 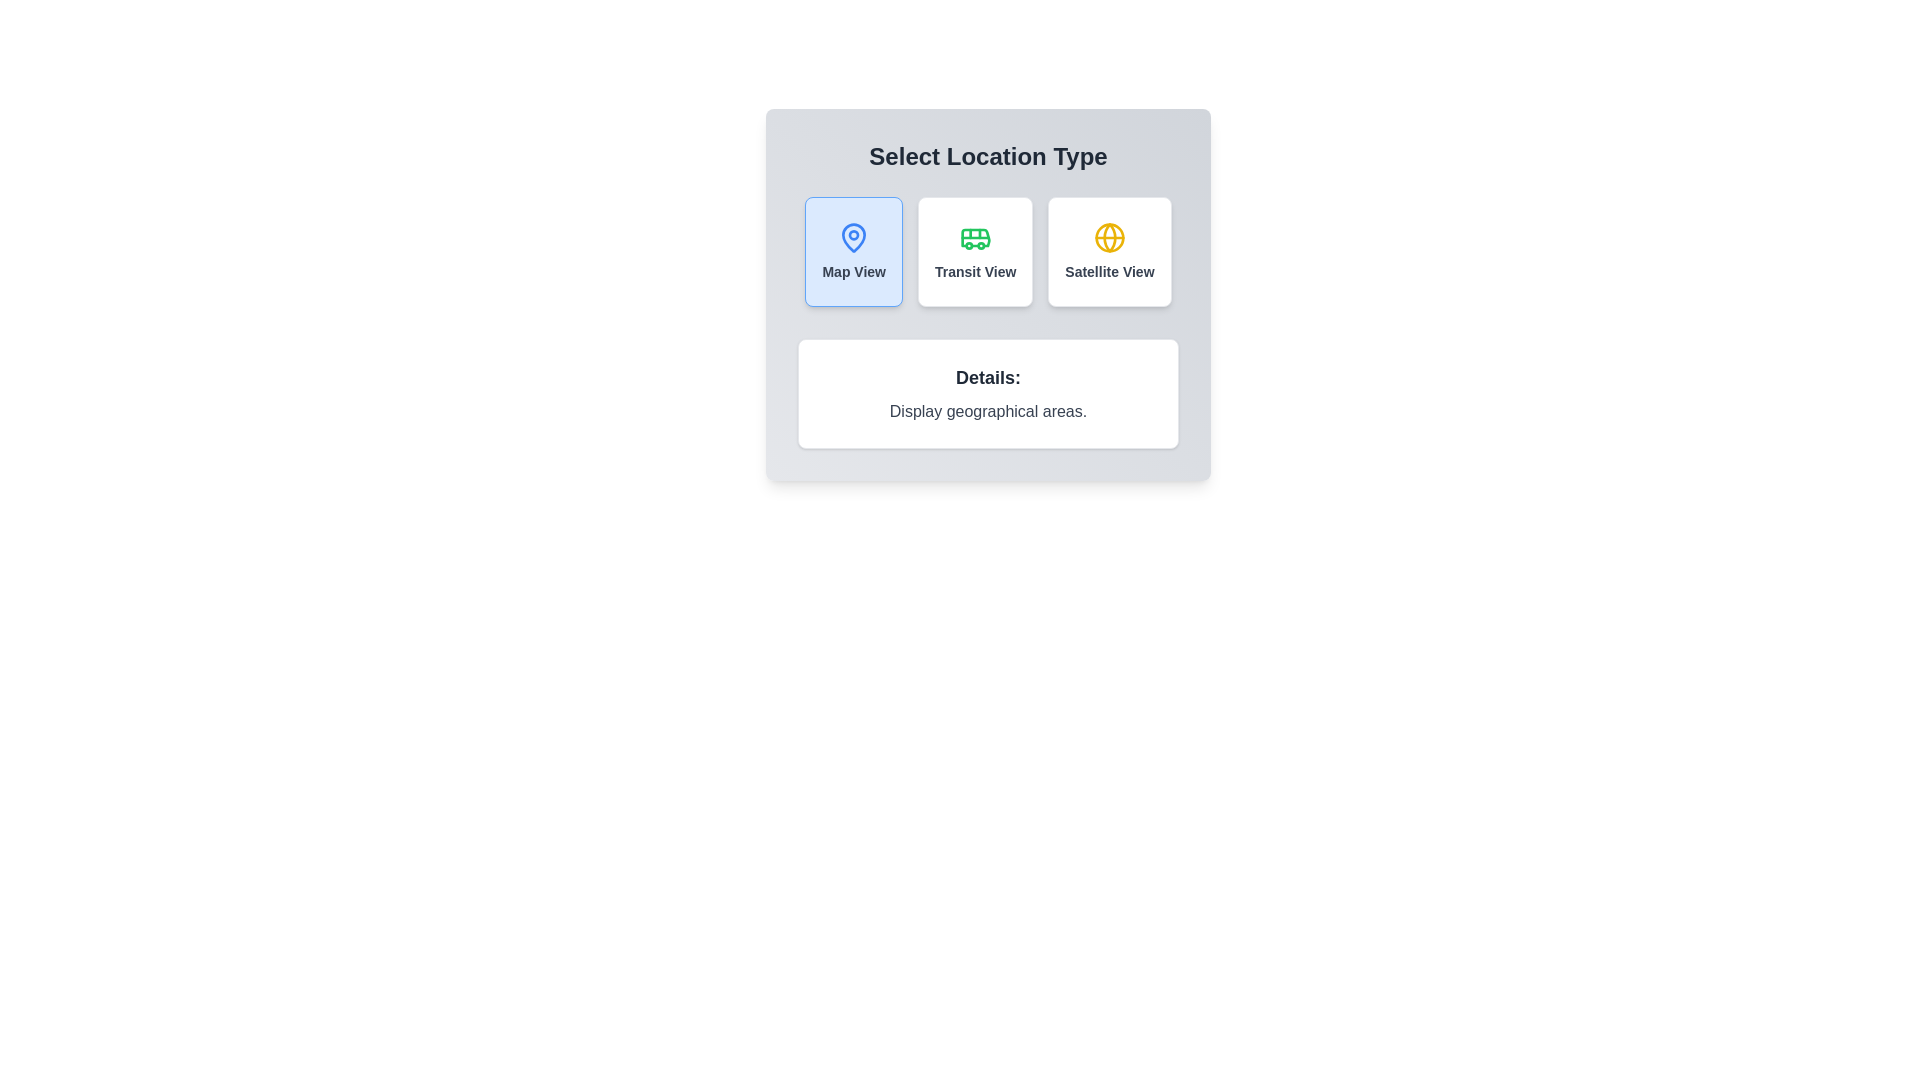 What do you see at coordinates (975, 250) in the screenshot?
I see `the second tile in the row of transit selection options, located under 'Select Location Type', to observe the scale effect` at bounding box center [975, 250].